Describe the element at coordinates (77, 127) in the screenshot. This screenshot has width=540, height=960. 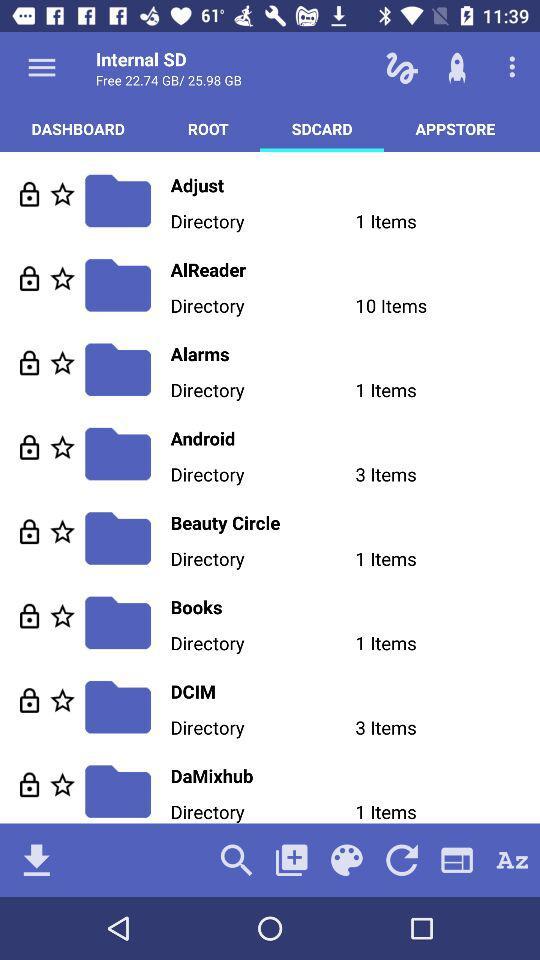
I see `the icon to the left of root icon` at that location.